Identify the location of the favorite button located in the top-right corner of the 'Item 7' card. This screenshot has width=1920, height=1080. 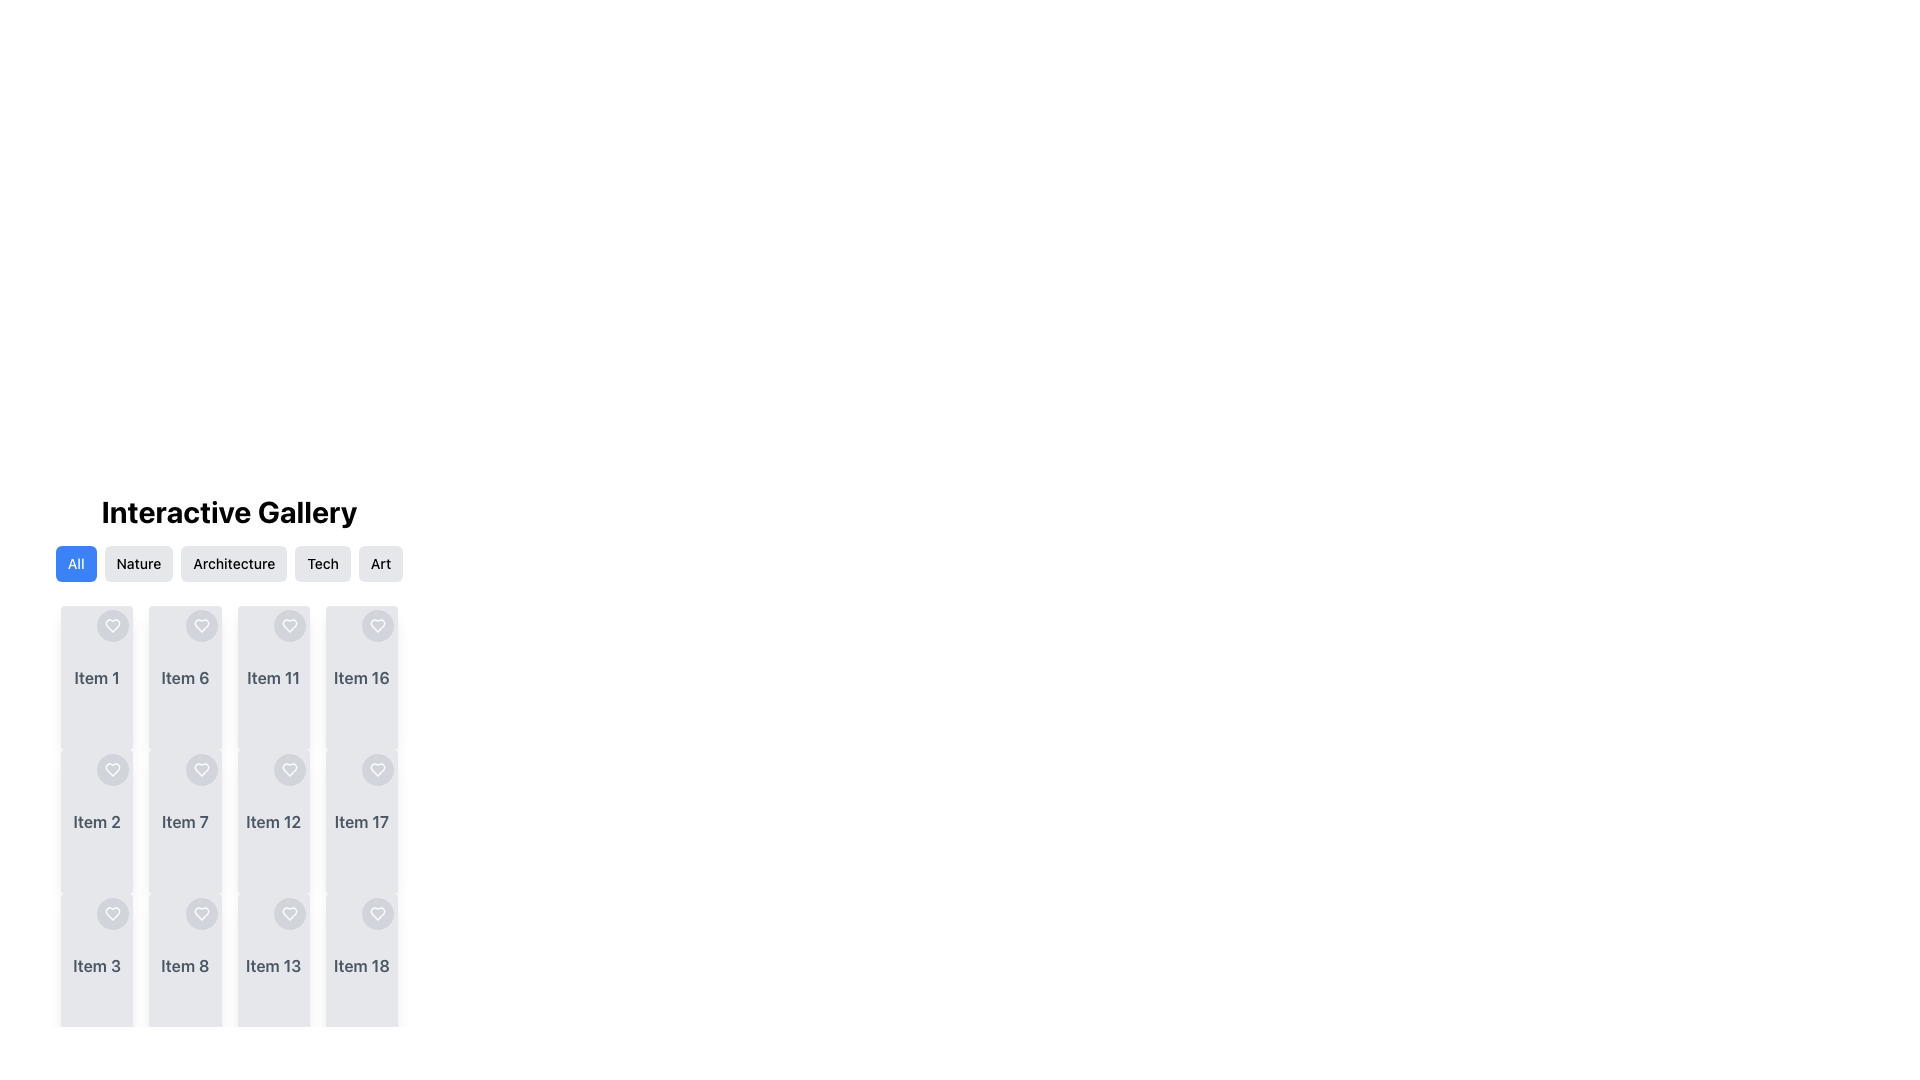
(201, 769).